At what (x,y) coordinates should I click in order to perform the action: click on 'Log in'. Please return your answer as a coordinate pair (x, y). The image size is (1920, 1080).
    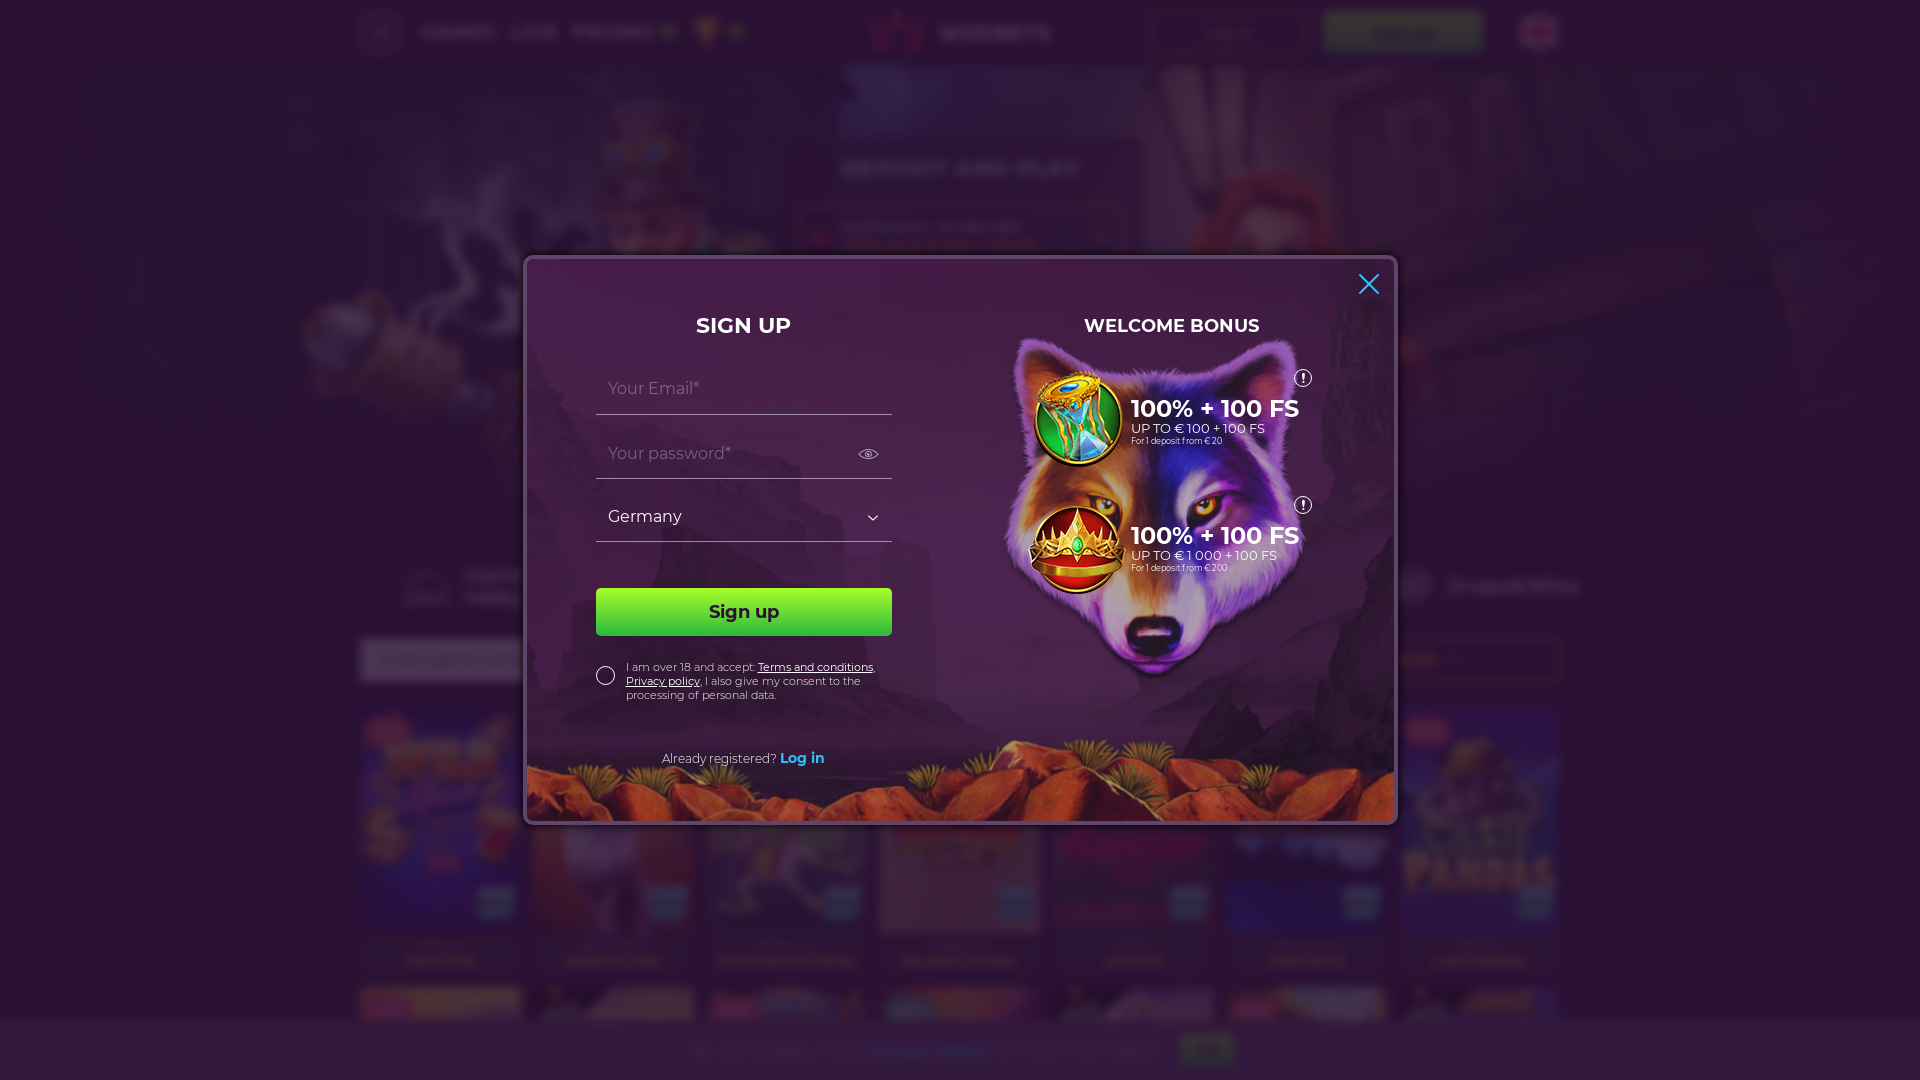
    Looking at the image, I should click on (1227, 31).